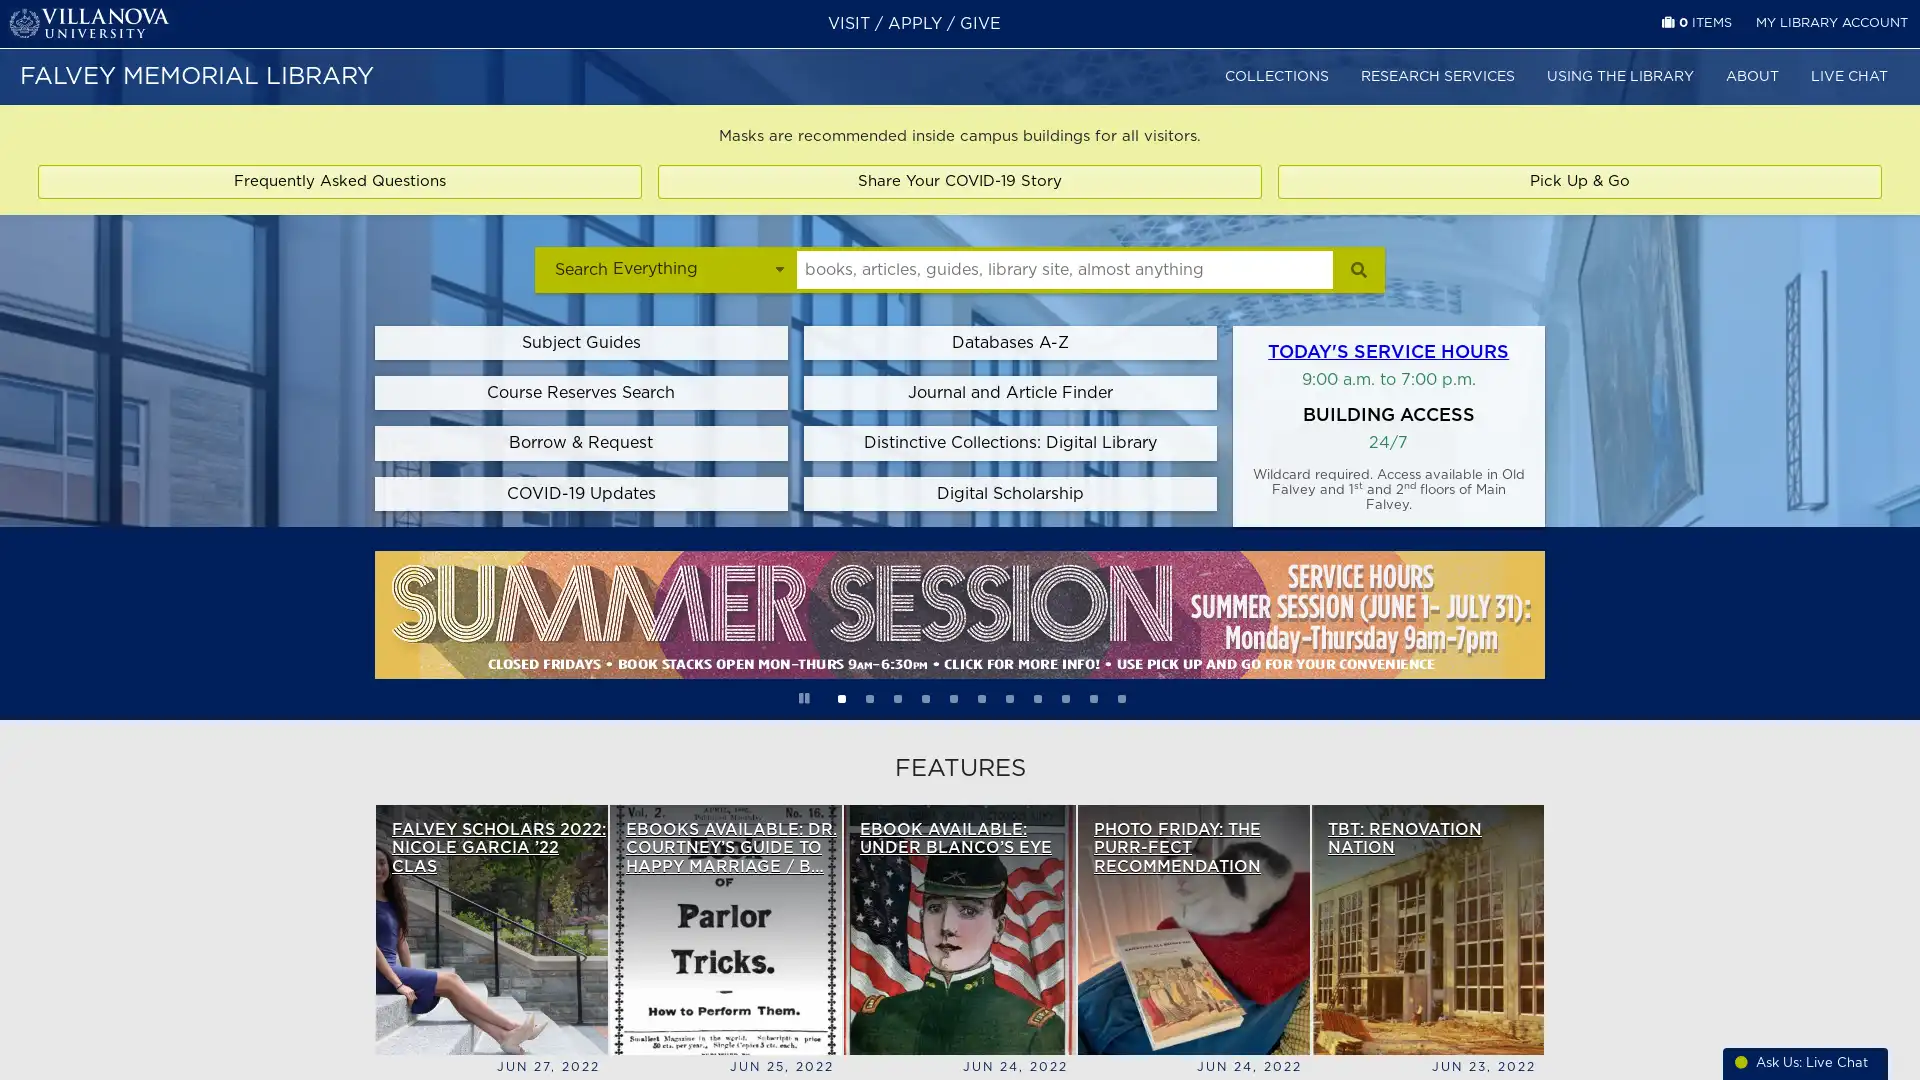 The width and height of the screenshot is (1920, 1080). I want to click on Search, so click(1358, 268).